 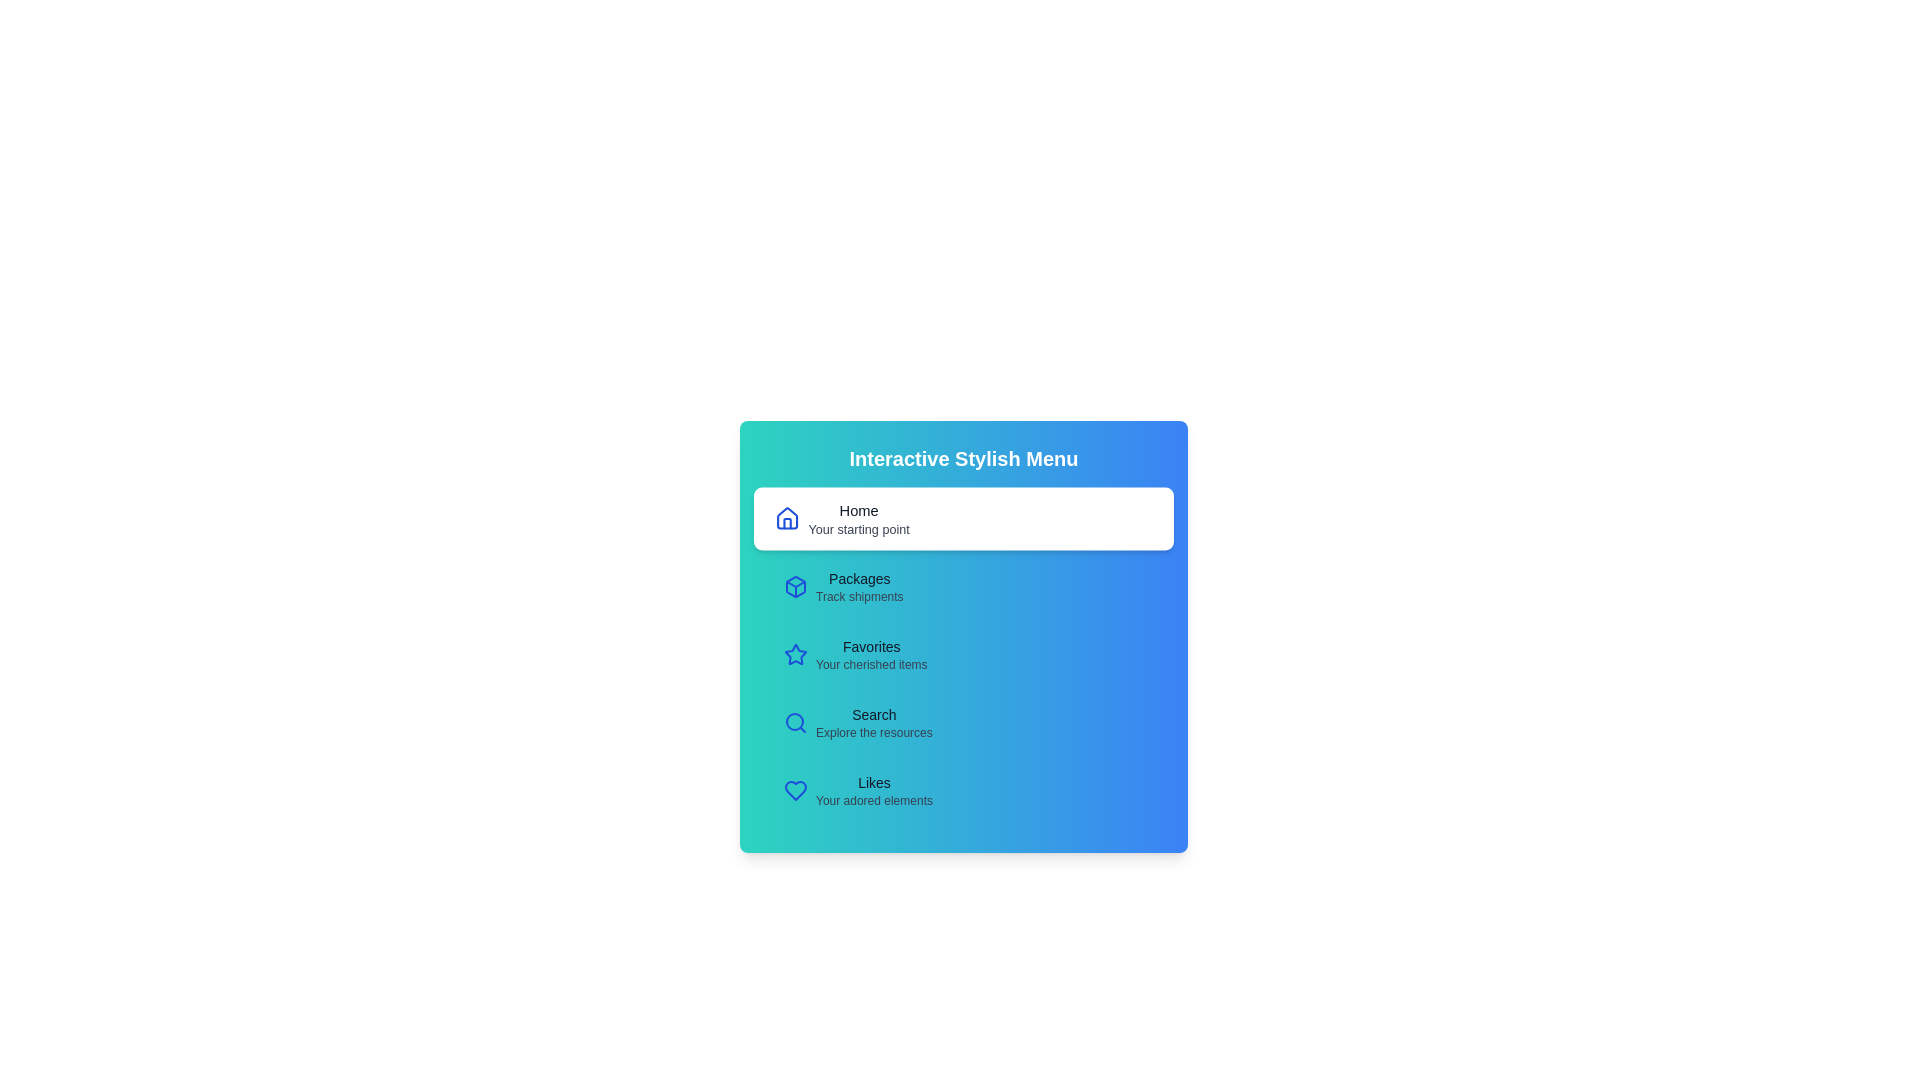 What do you see at coordinates (964, 789) in the screenshot?
I see `the menu item Likes` at bounding box center [964, 789].